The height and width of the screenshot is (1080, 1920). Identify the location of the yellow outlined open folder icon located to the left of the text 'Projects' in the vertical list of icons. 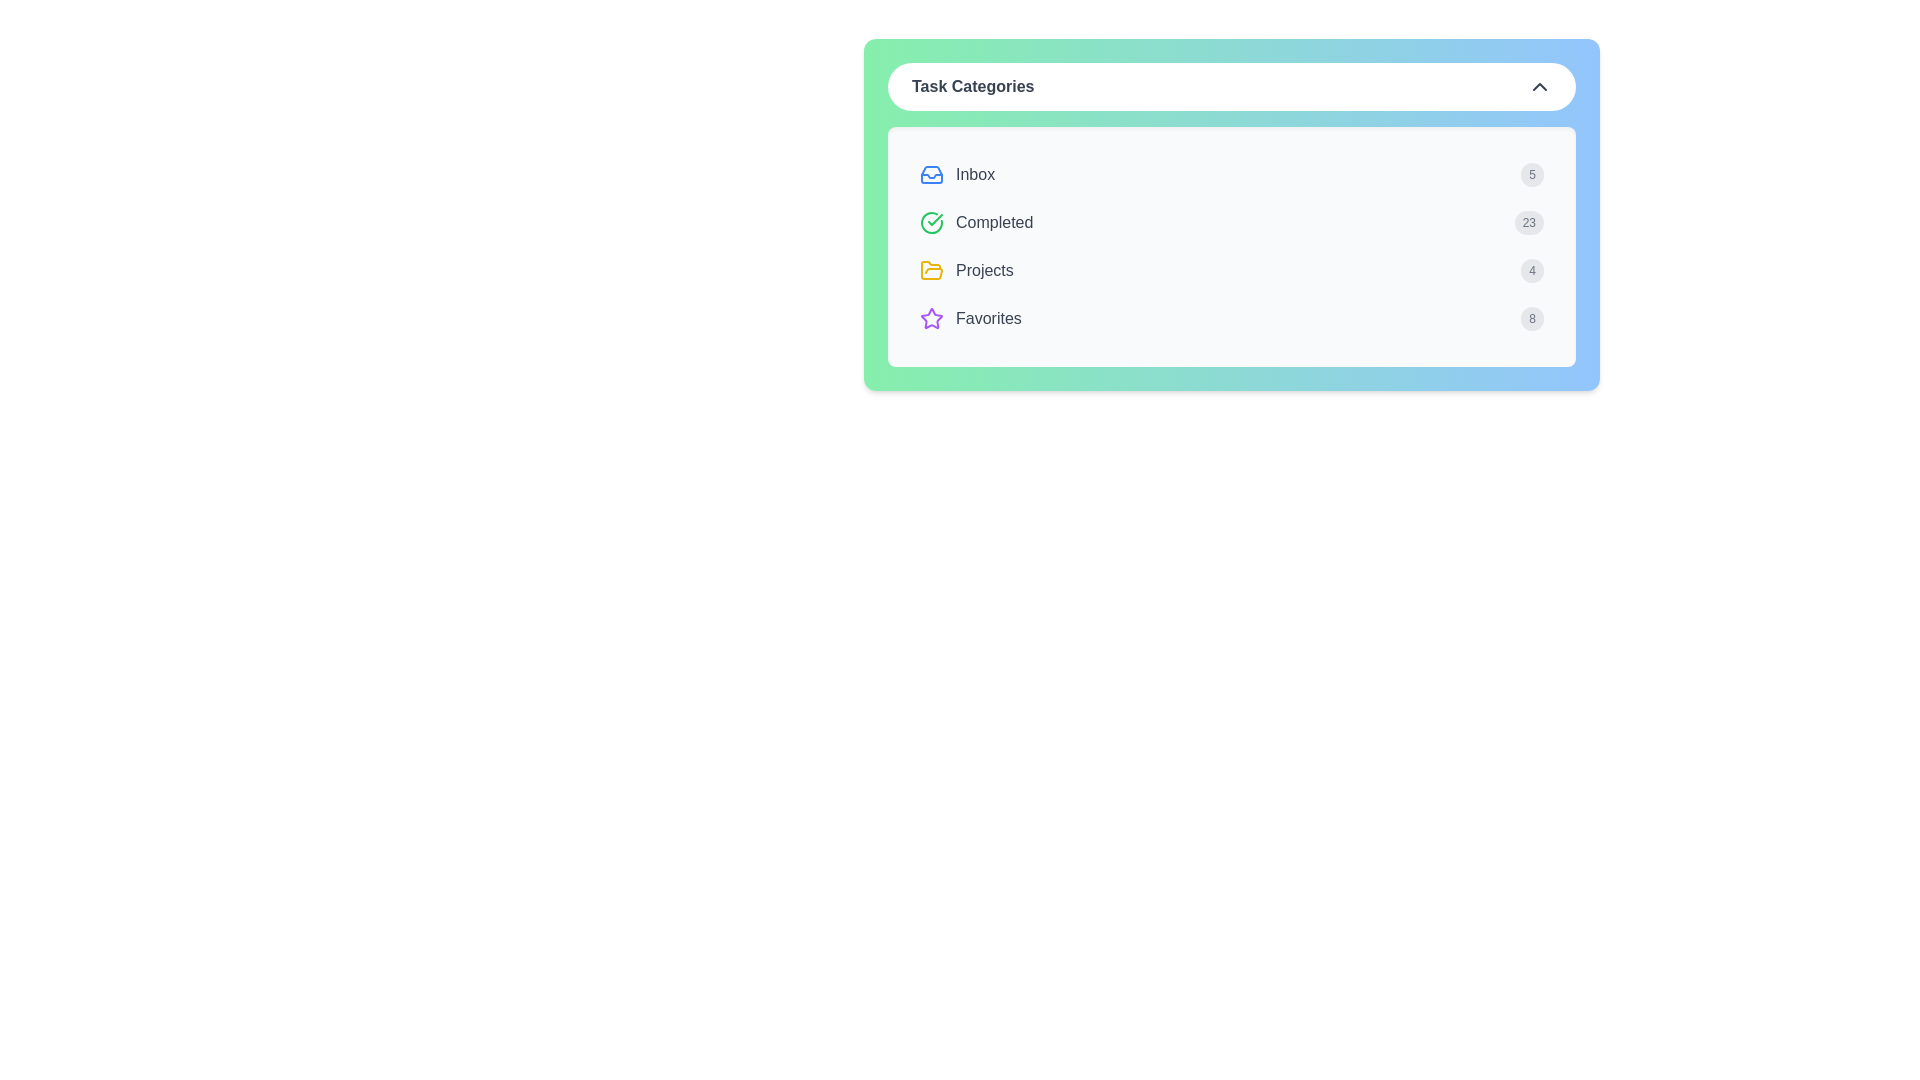
(930, 270).